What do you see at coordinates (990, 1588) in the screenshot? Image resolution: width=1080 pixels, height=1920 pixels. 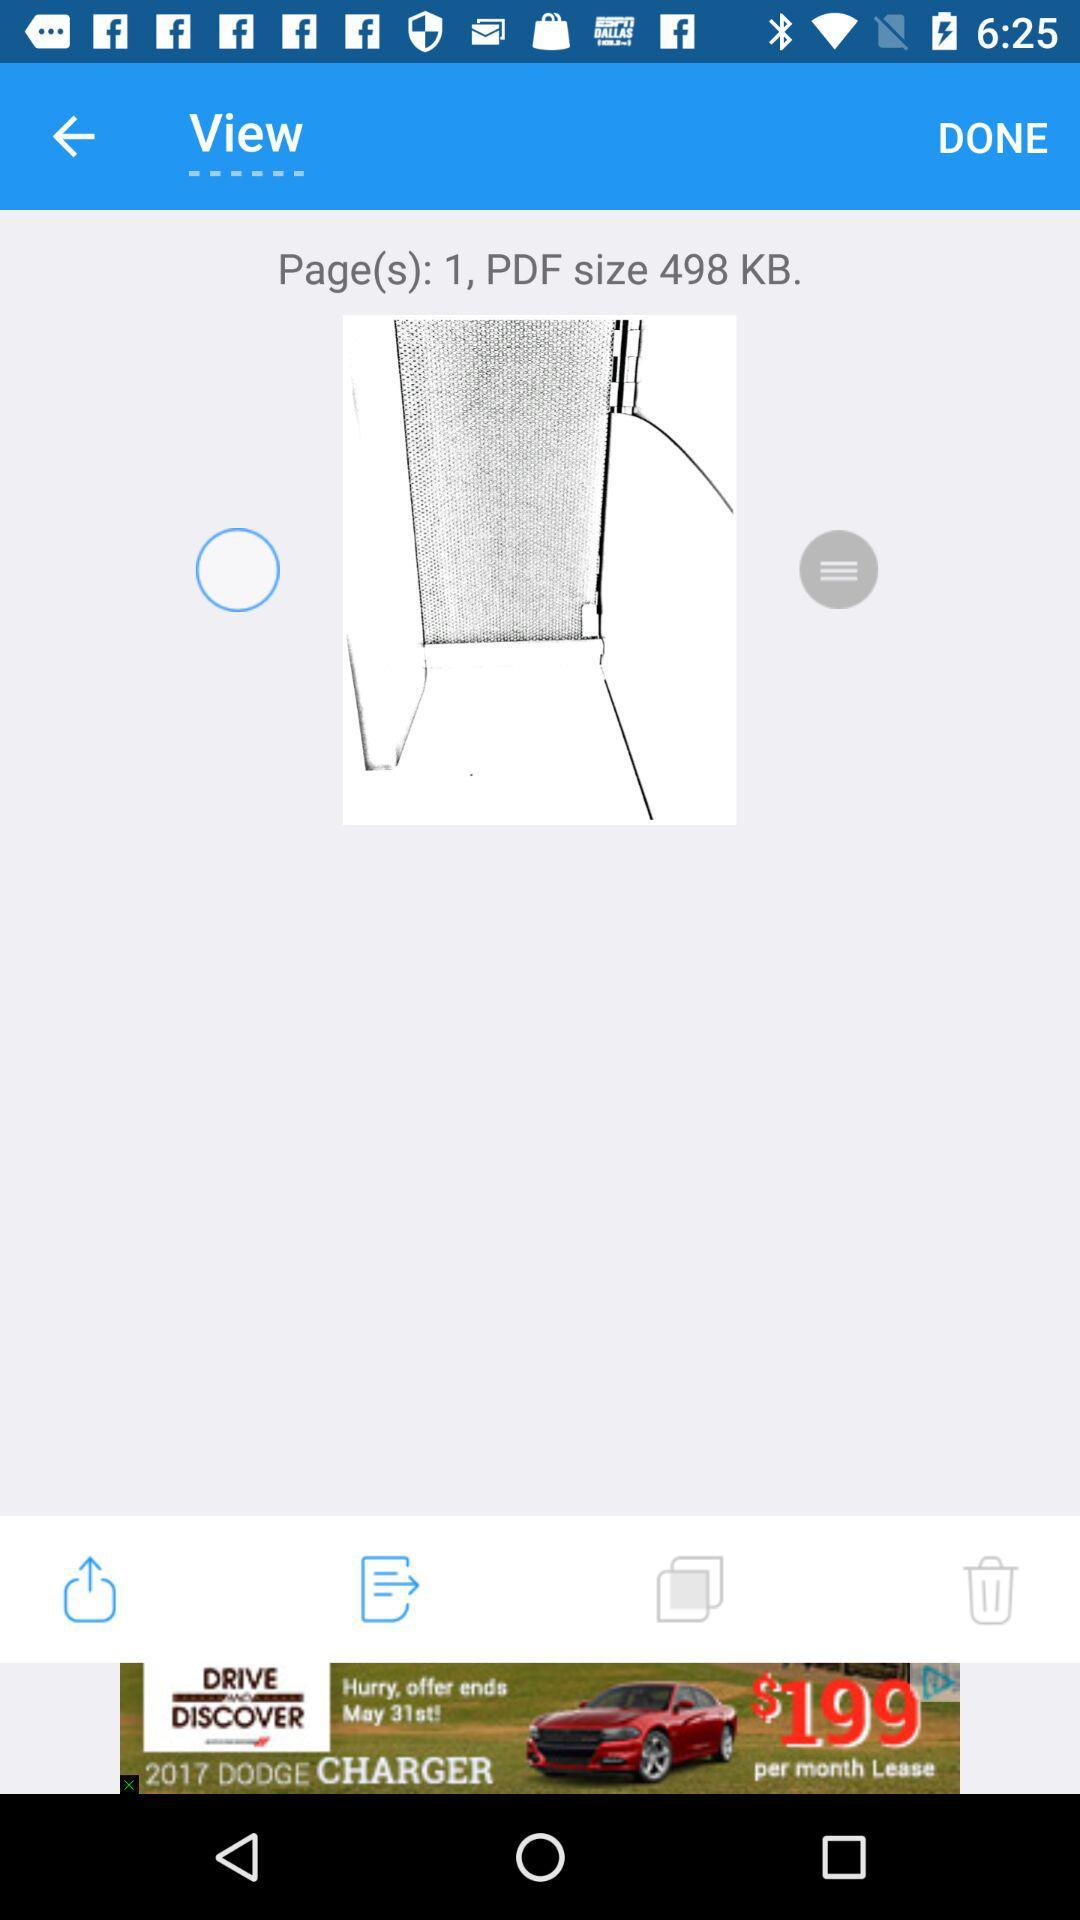 I see `the delete icon` at bounding box center [990, 1588].